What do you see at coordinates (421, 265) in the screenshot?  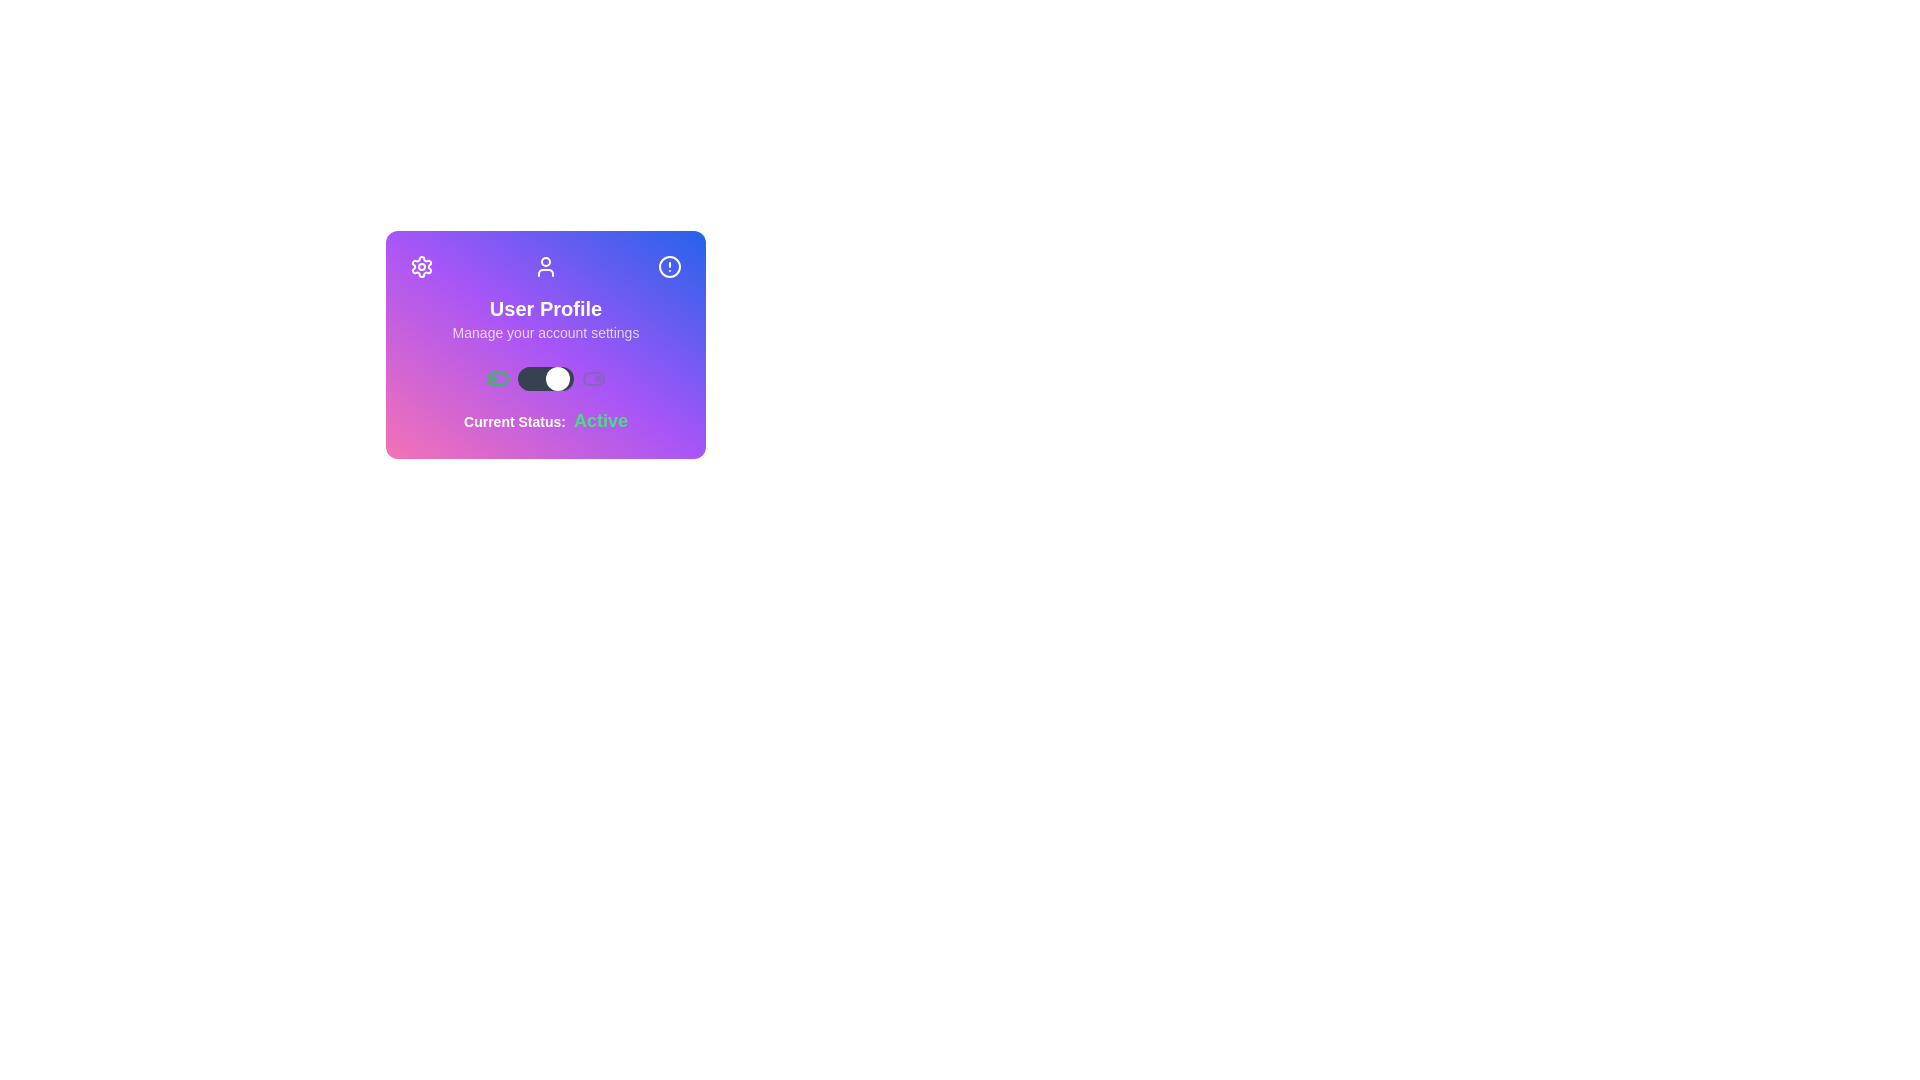 I see `the gear-shaped icon used for settings, located on the left side of the header bar in the 'User Profile' card` at bounding box center [421, 265].